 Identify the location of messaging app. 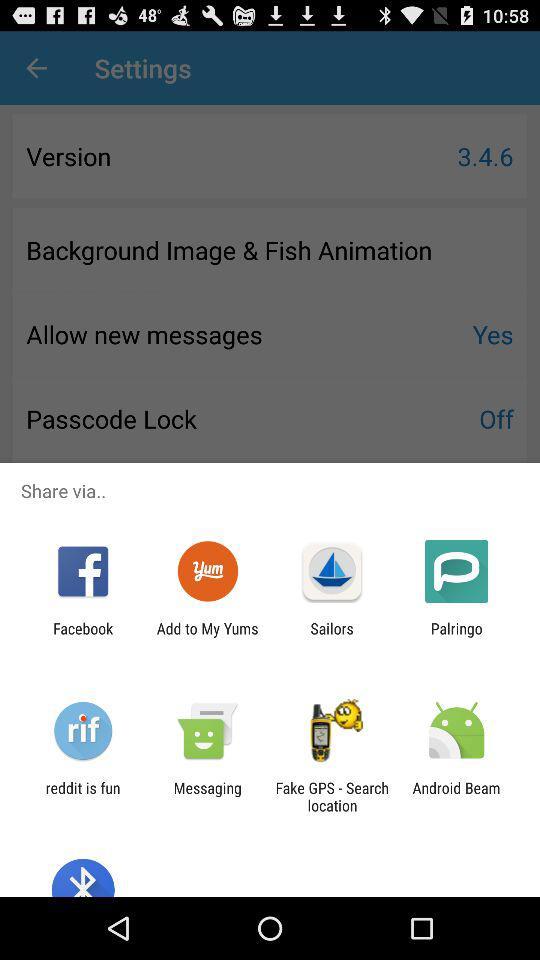
(206, 796).